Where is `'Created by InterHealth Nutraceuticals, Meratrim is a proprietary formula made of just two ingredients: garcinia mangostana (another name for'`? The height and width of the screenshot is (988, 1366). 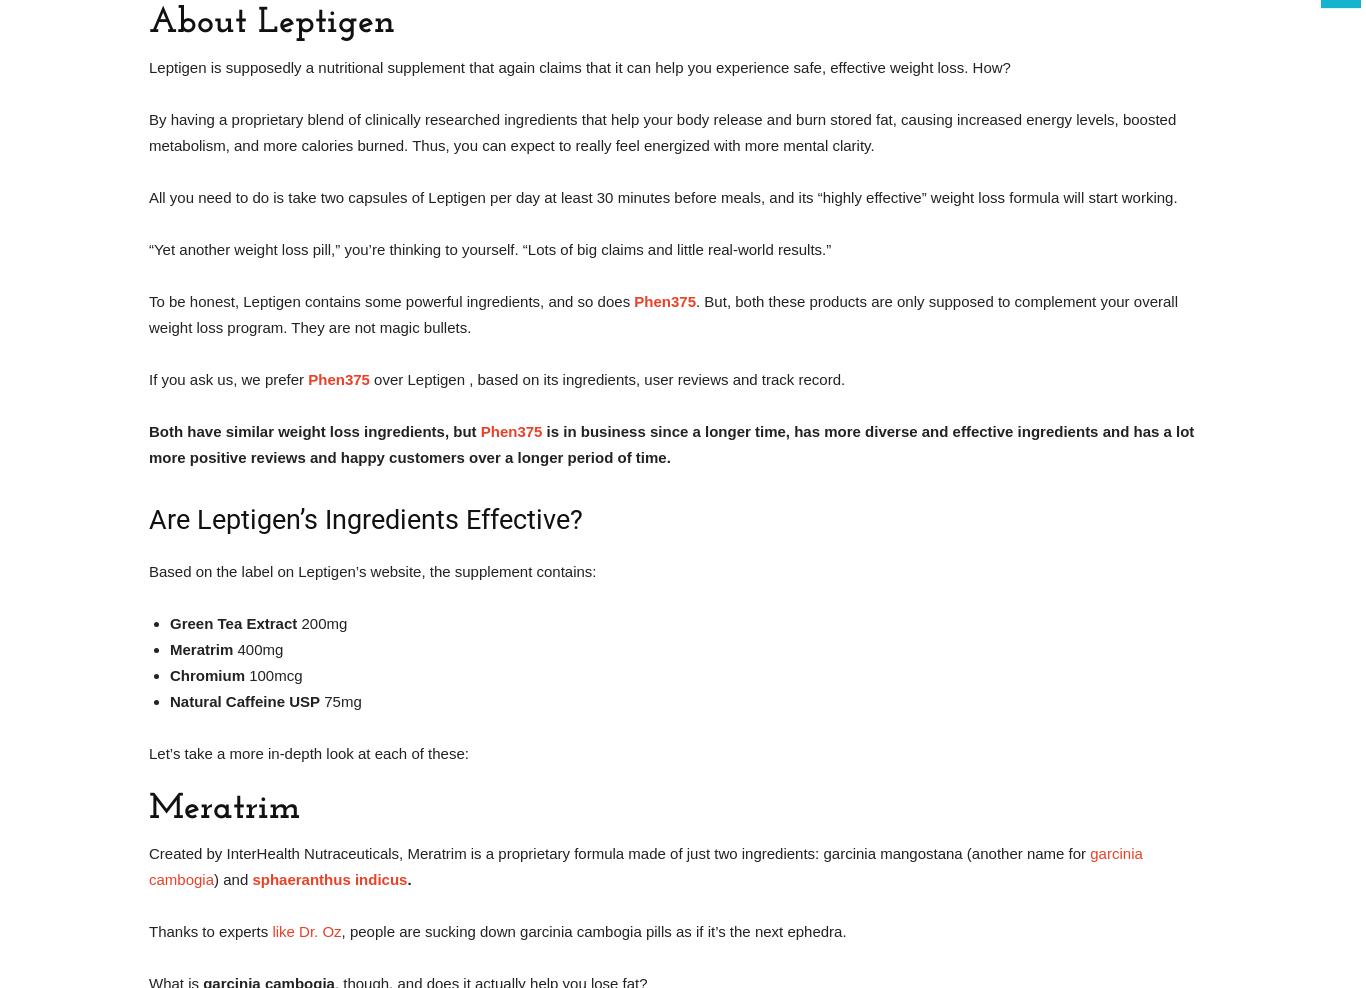
'Created by InterHealth Nutraceuticals, Meratrim is a proprietary formula made of just two ingredients: garcinia mangostana (another name for' is located at coordinates (148, 853).